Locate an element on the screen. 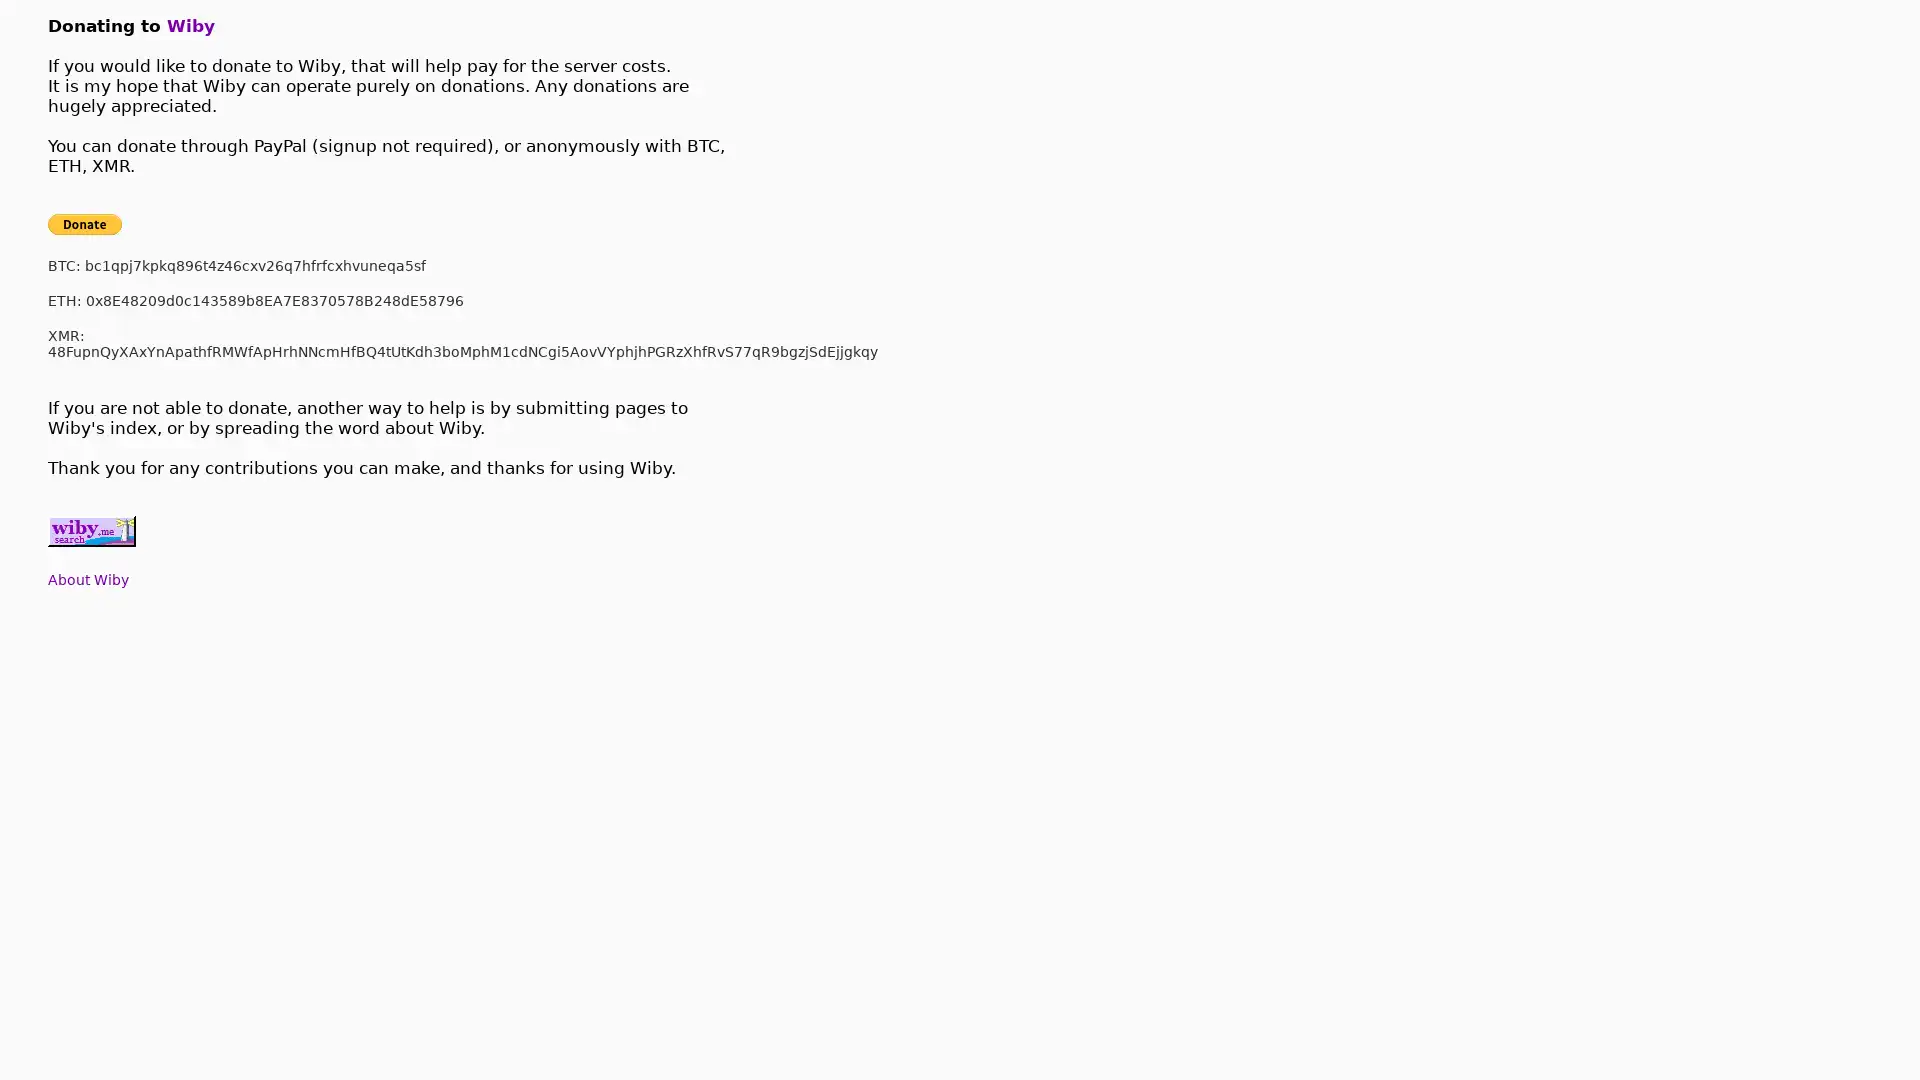 Image resolution: width=1920 pixels, height=1080 pixels. Donate with PayPal button is located at coordinates (84, 224).